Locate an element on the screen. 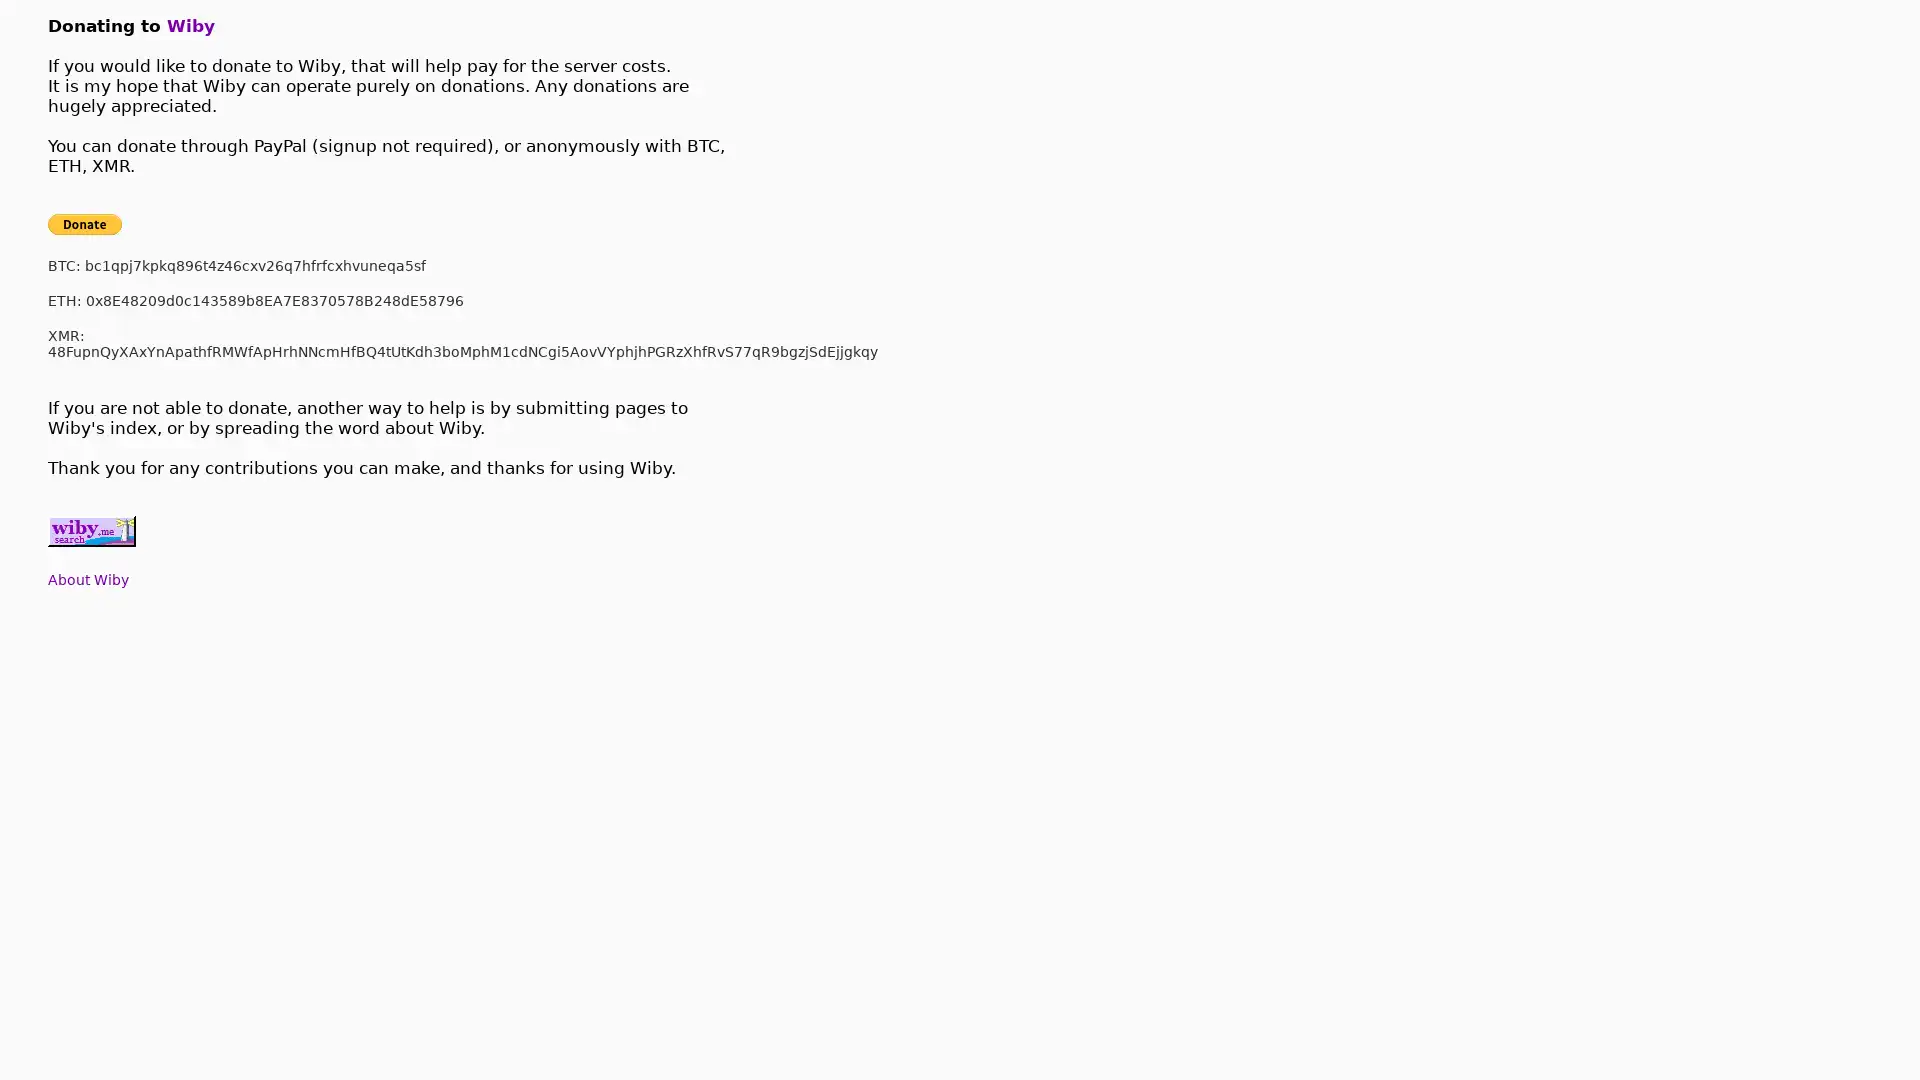 Image resolution: width=1920 pixels, height=1080 pixels. Donate with PayPal button is located at coordinates (84, 224).